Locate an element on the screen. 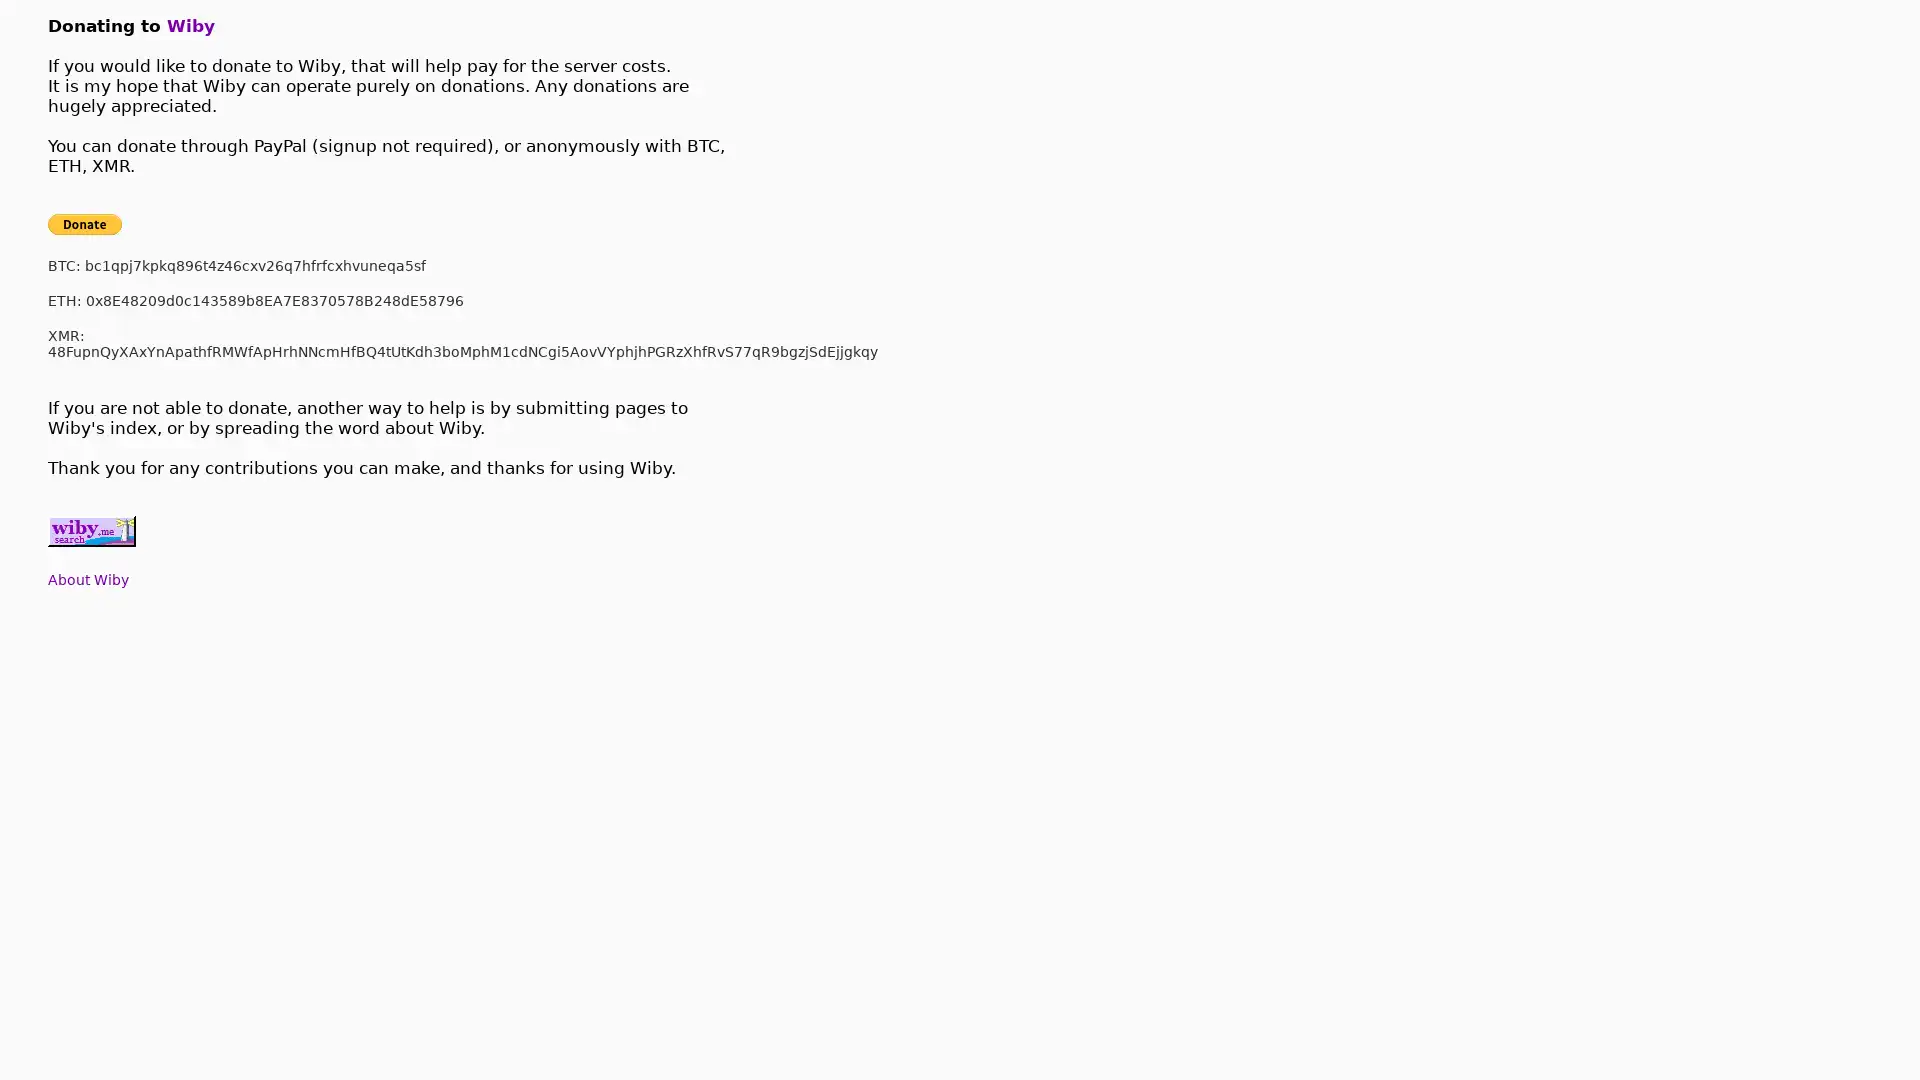 Image resolution: width=1920 pixels, height=1080 pixels. Donate with PayPal button is located at coordinates (84, 224).